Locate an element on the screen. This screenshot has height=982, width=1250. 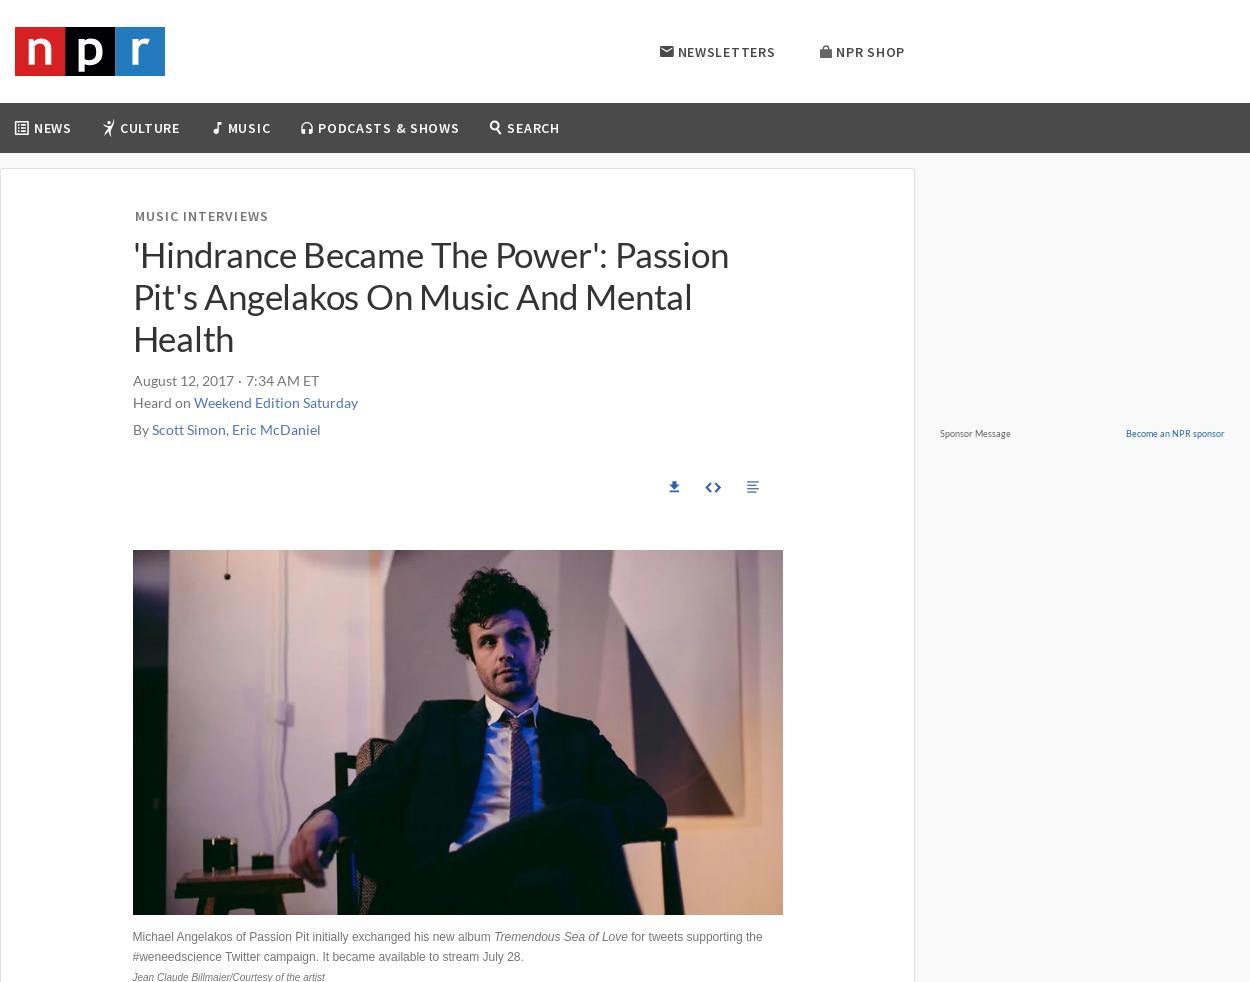
'All Songs Considered' is located at coordinates (236, 237).